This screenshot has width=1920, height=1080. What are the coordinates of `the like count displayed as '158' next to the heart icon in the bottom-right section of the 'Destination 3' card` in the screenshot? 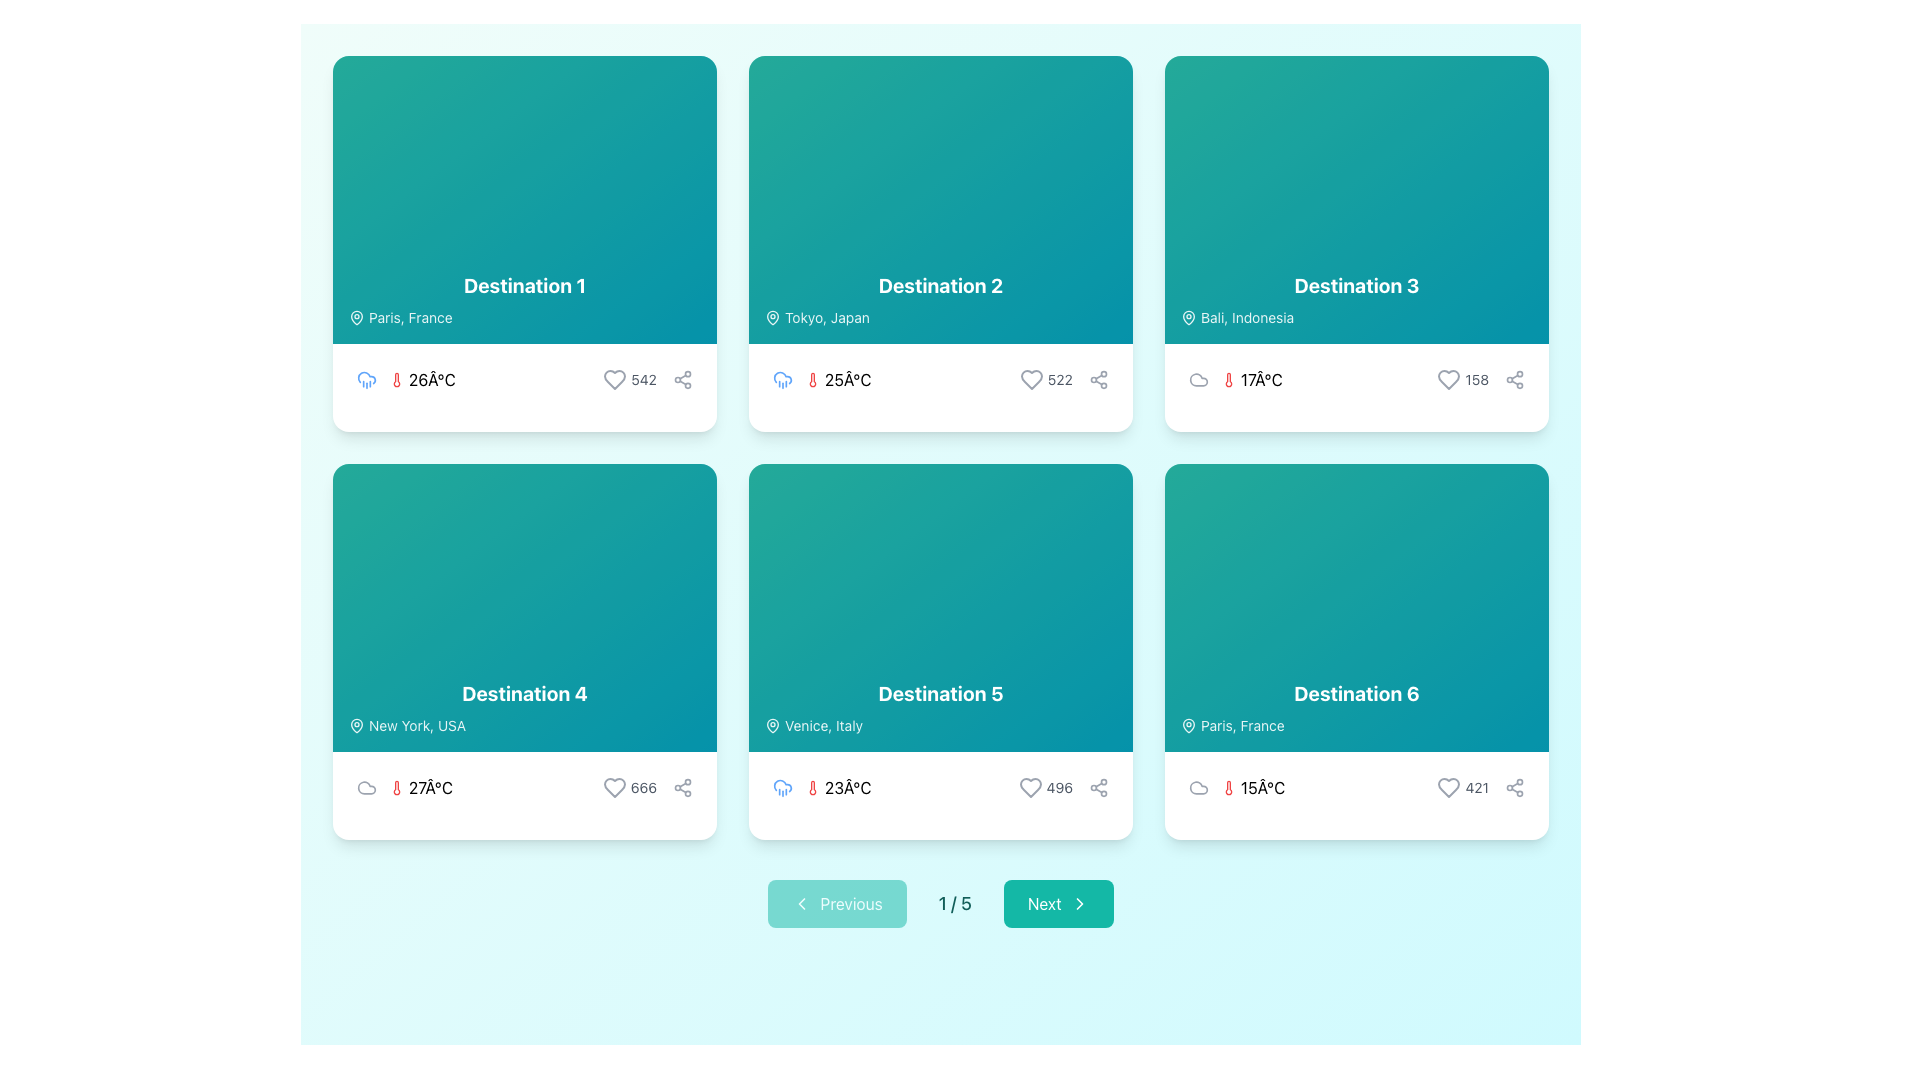 It's located at (1481, 380).